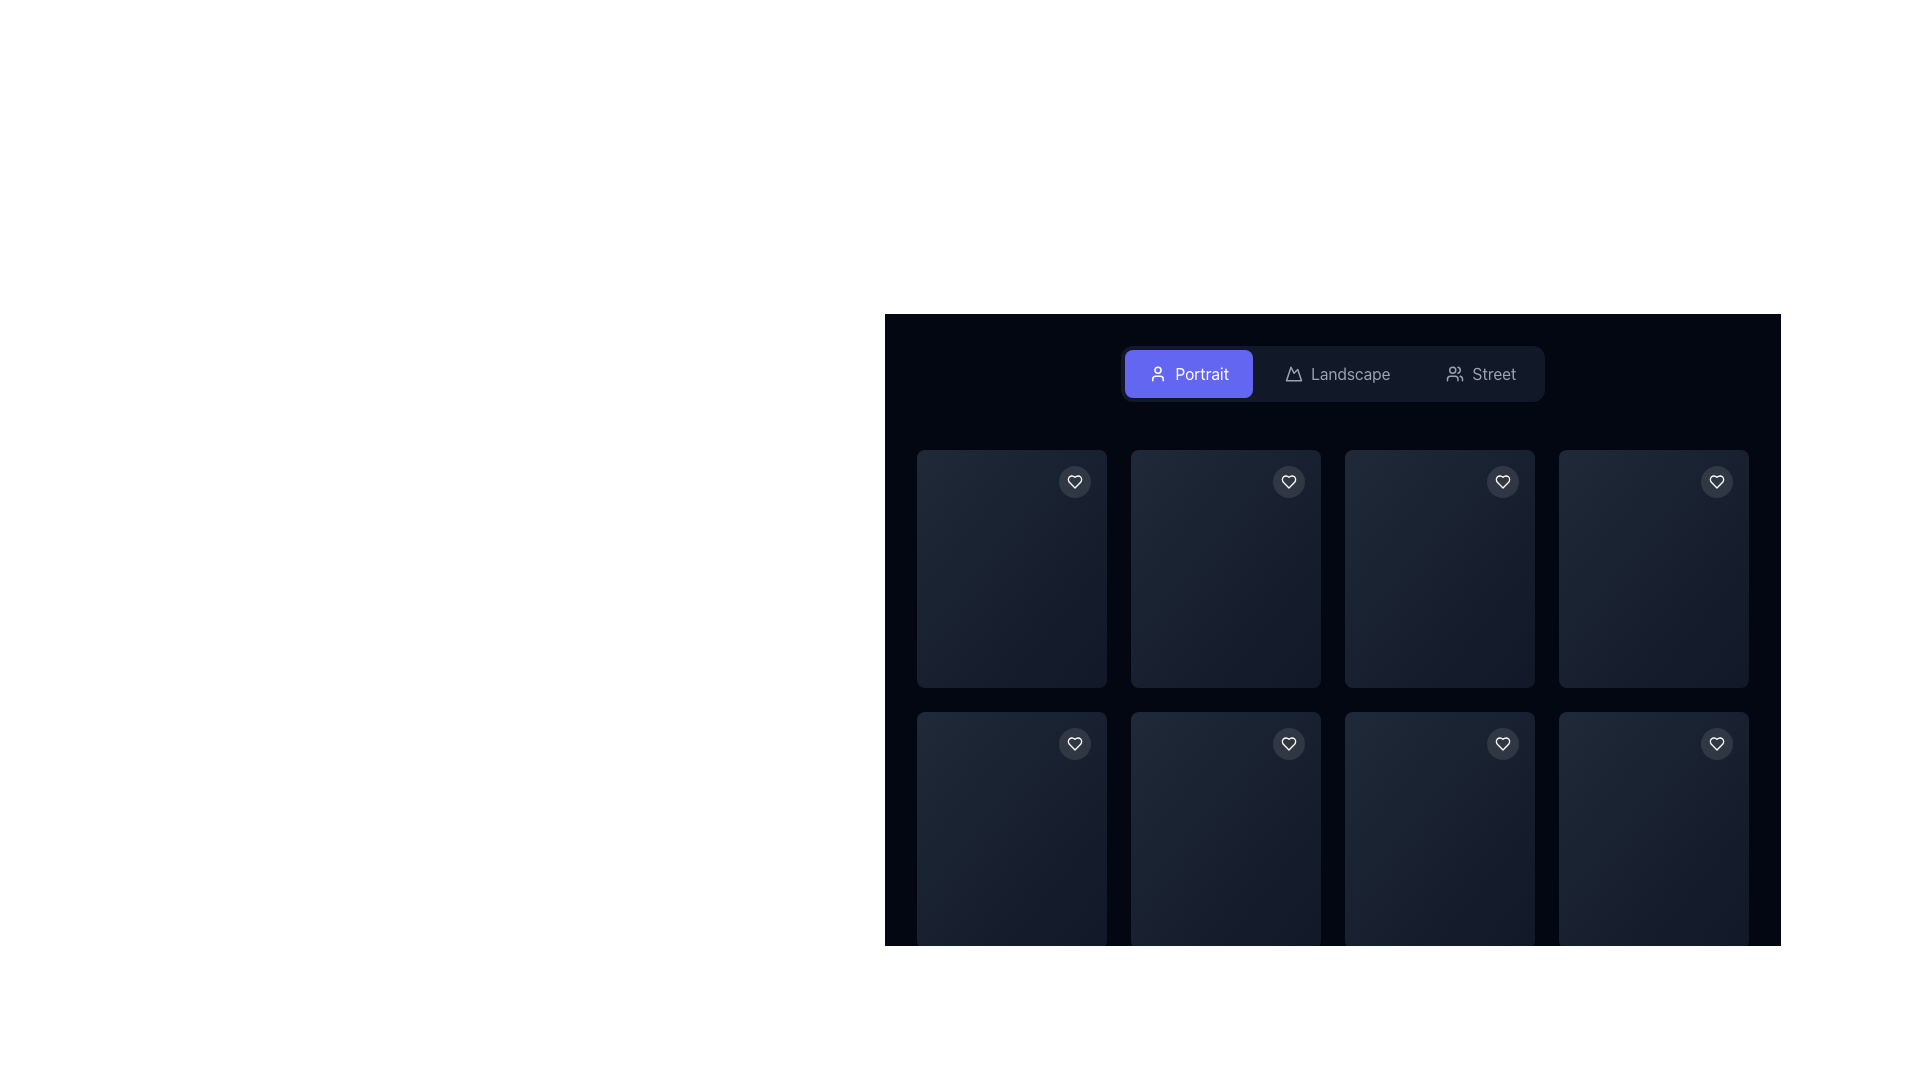  What do you see at coordinates (1189, 374) in the screenshot?
I see `the 'Portrait' filter button located at the left of the horizontal menu` at bounding box center [1189, 374].